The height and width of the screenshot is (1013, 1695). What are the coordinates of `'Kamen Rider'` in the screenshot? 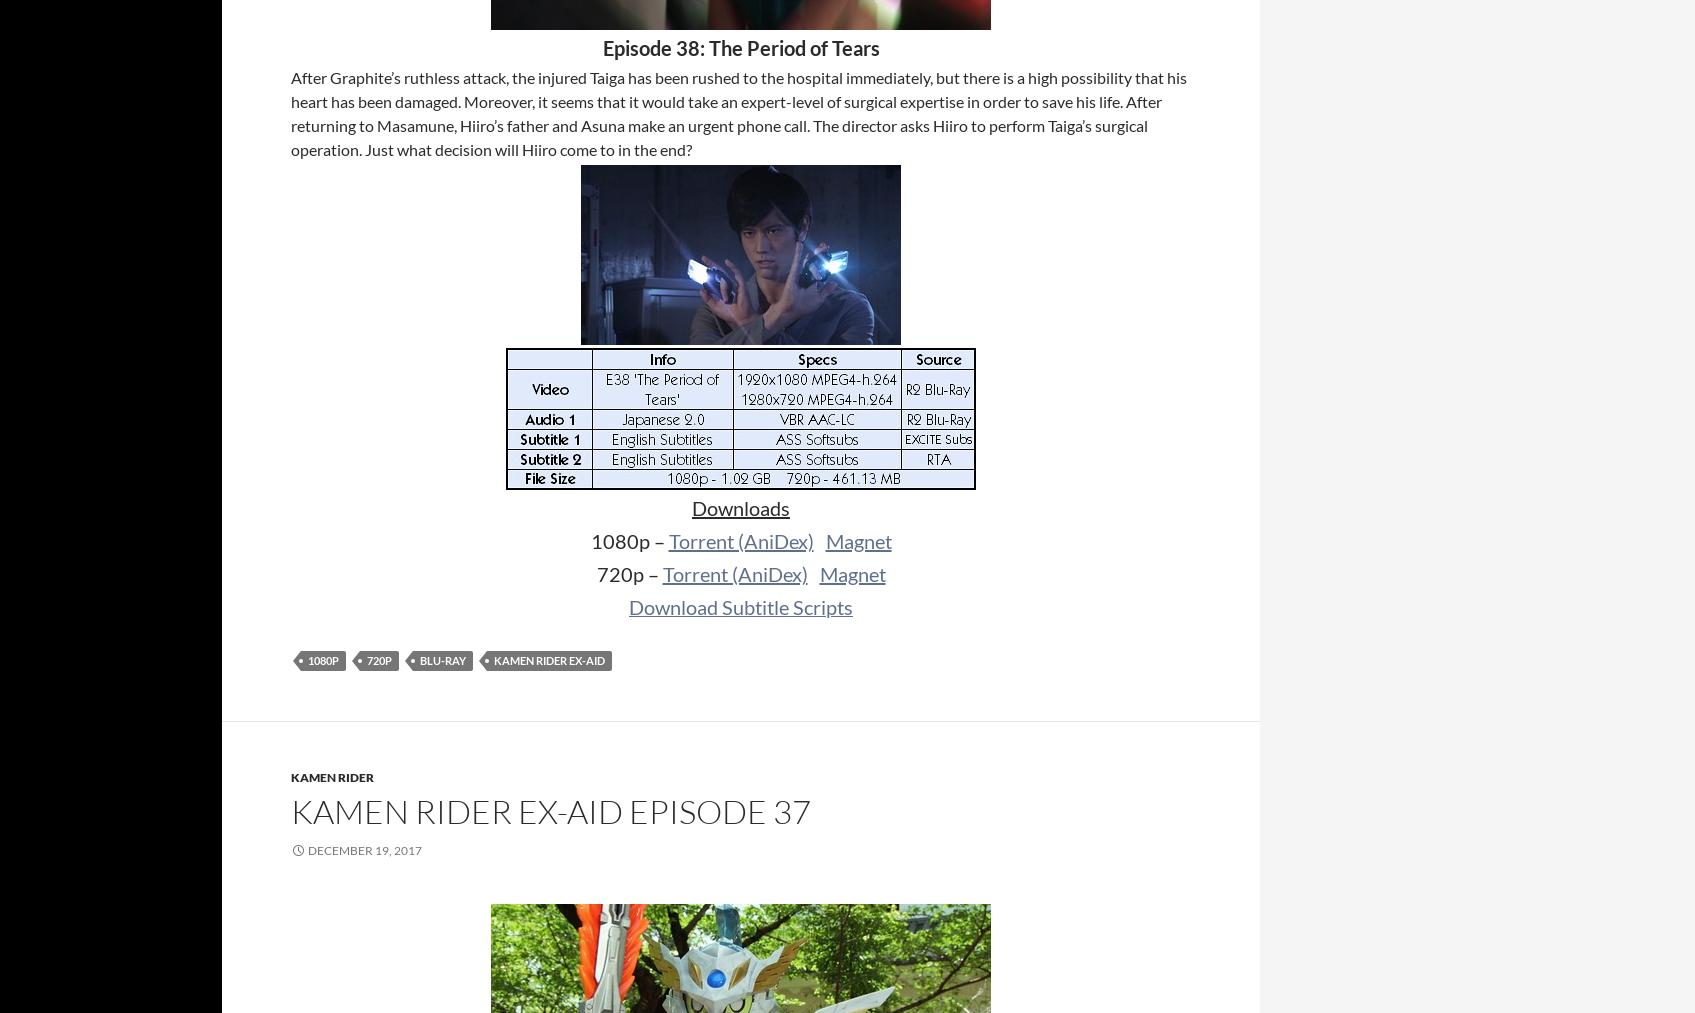 It's located at (331, 777).